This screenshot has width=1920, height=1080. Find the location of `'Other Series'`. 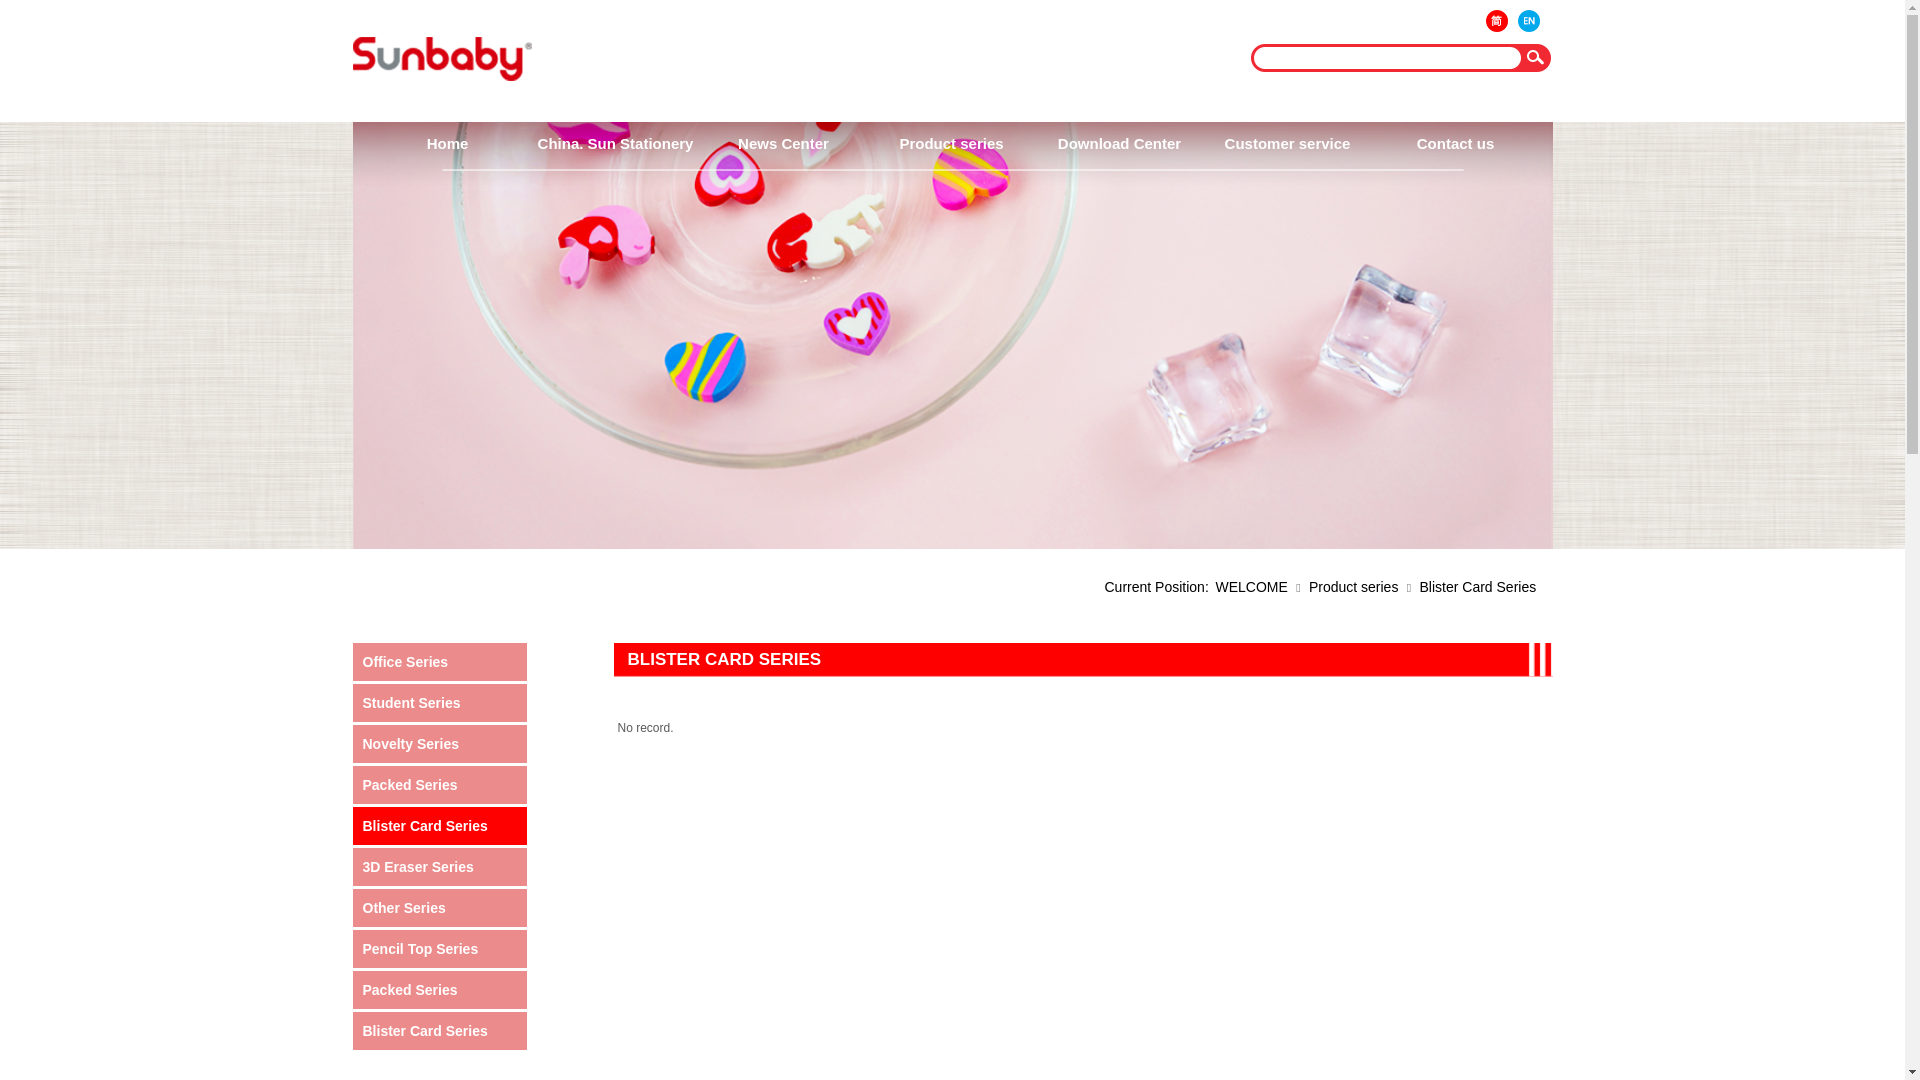

'Other Series' is located at coordinates (440, 907).